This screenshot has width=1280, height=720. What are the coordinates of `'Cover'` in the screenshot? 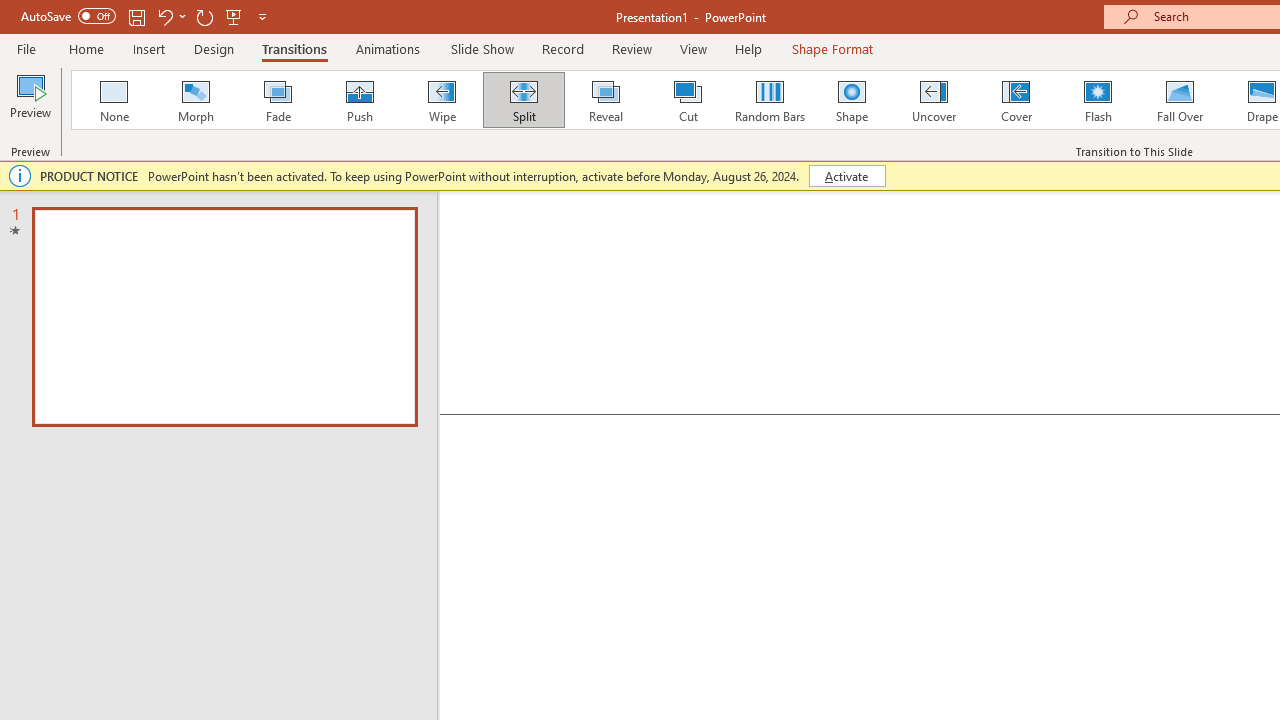 It's located at (1016, 100).